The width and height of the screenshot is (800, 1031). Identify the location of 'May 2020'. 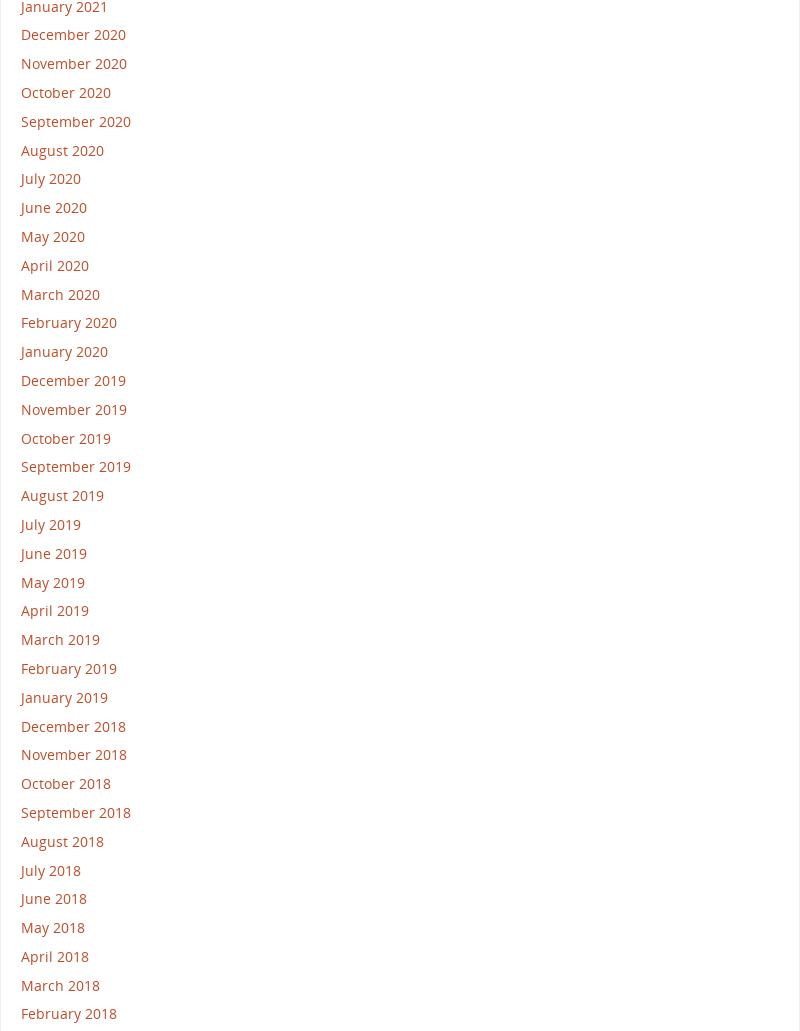
(52, 235).